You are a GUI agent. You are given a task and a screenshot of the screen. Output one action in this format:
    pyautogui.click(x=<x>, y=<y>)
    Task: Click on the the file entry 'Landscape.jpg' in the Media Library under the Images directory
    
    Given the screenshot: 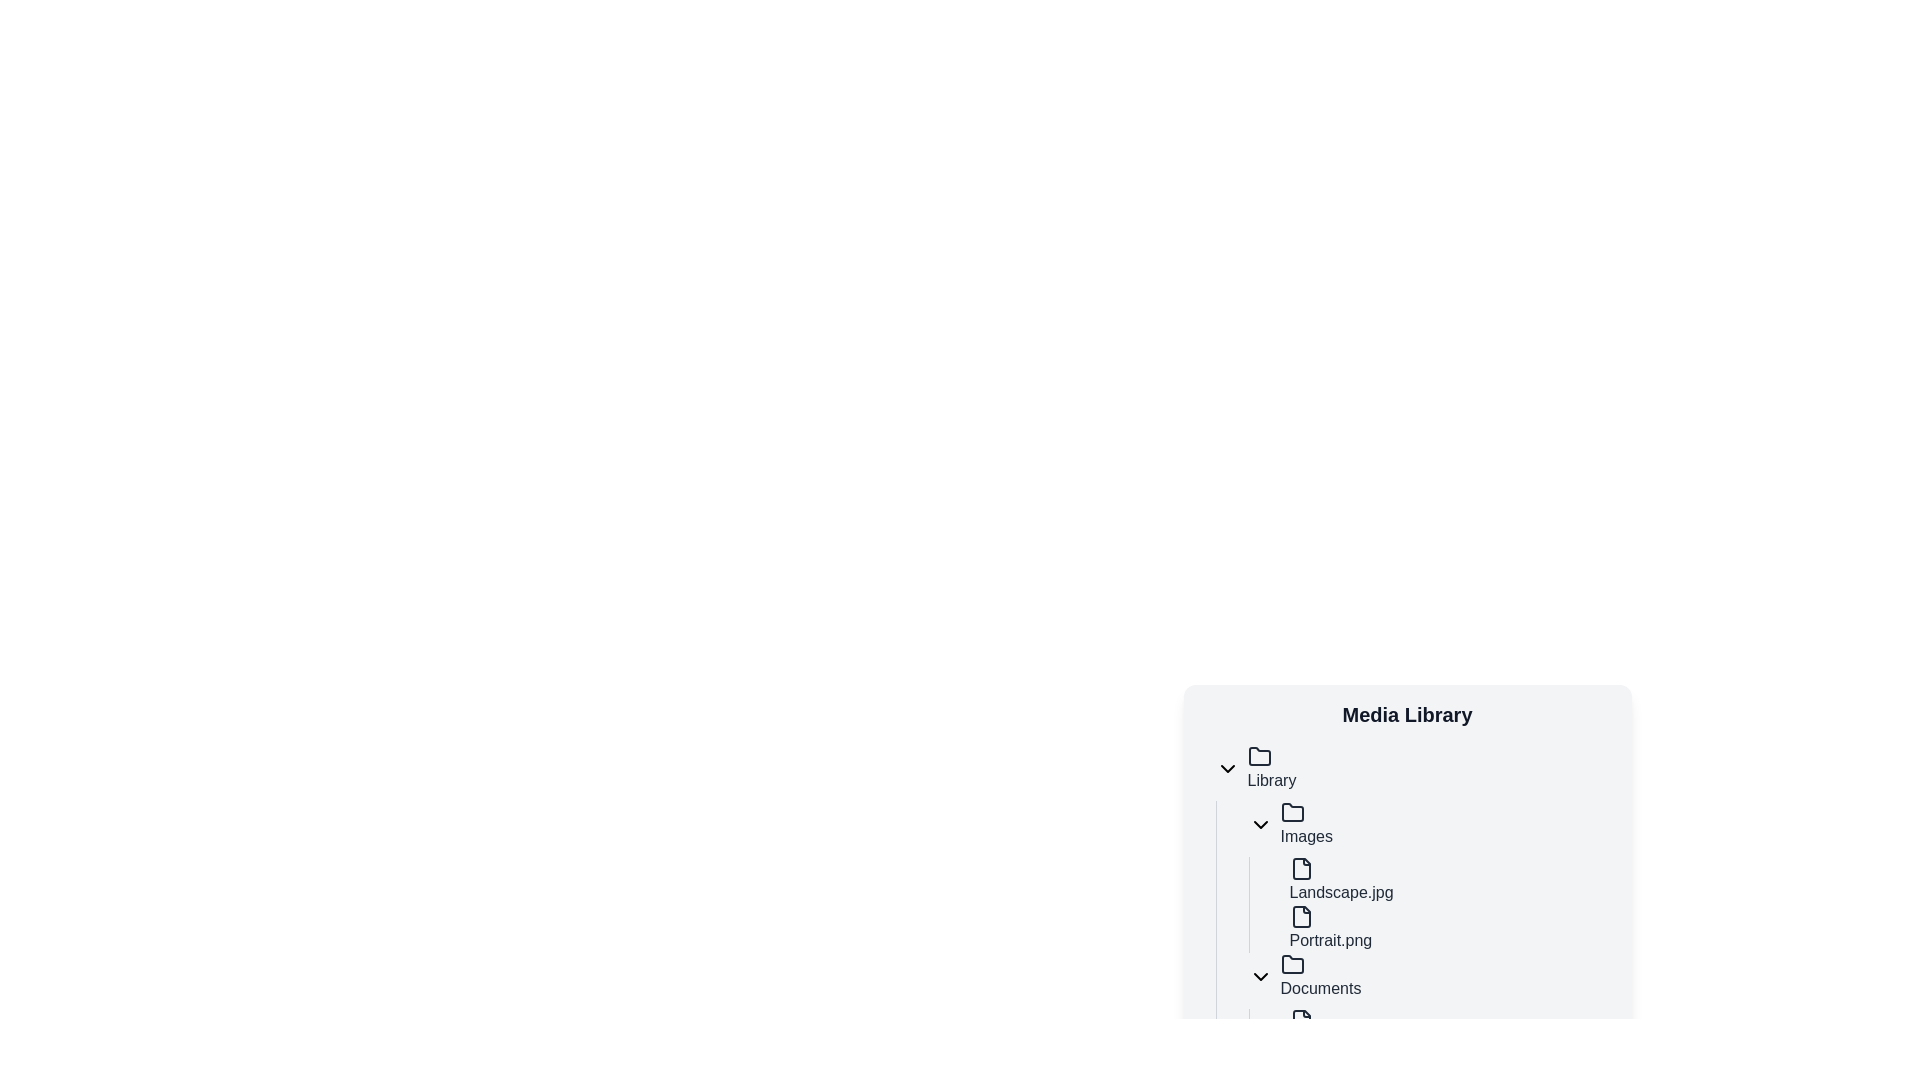 What is the action you would take?
    pyautogui.click(x=1448, y=879)
    